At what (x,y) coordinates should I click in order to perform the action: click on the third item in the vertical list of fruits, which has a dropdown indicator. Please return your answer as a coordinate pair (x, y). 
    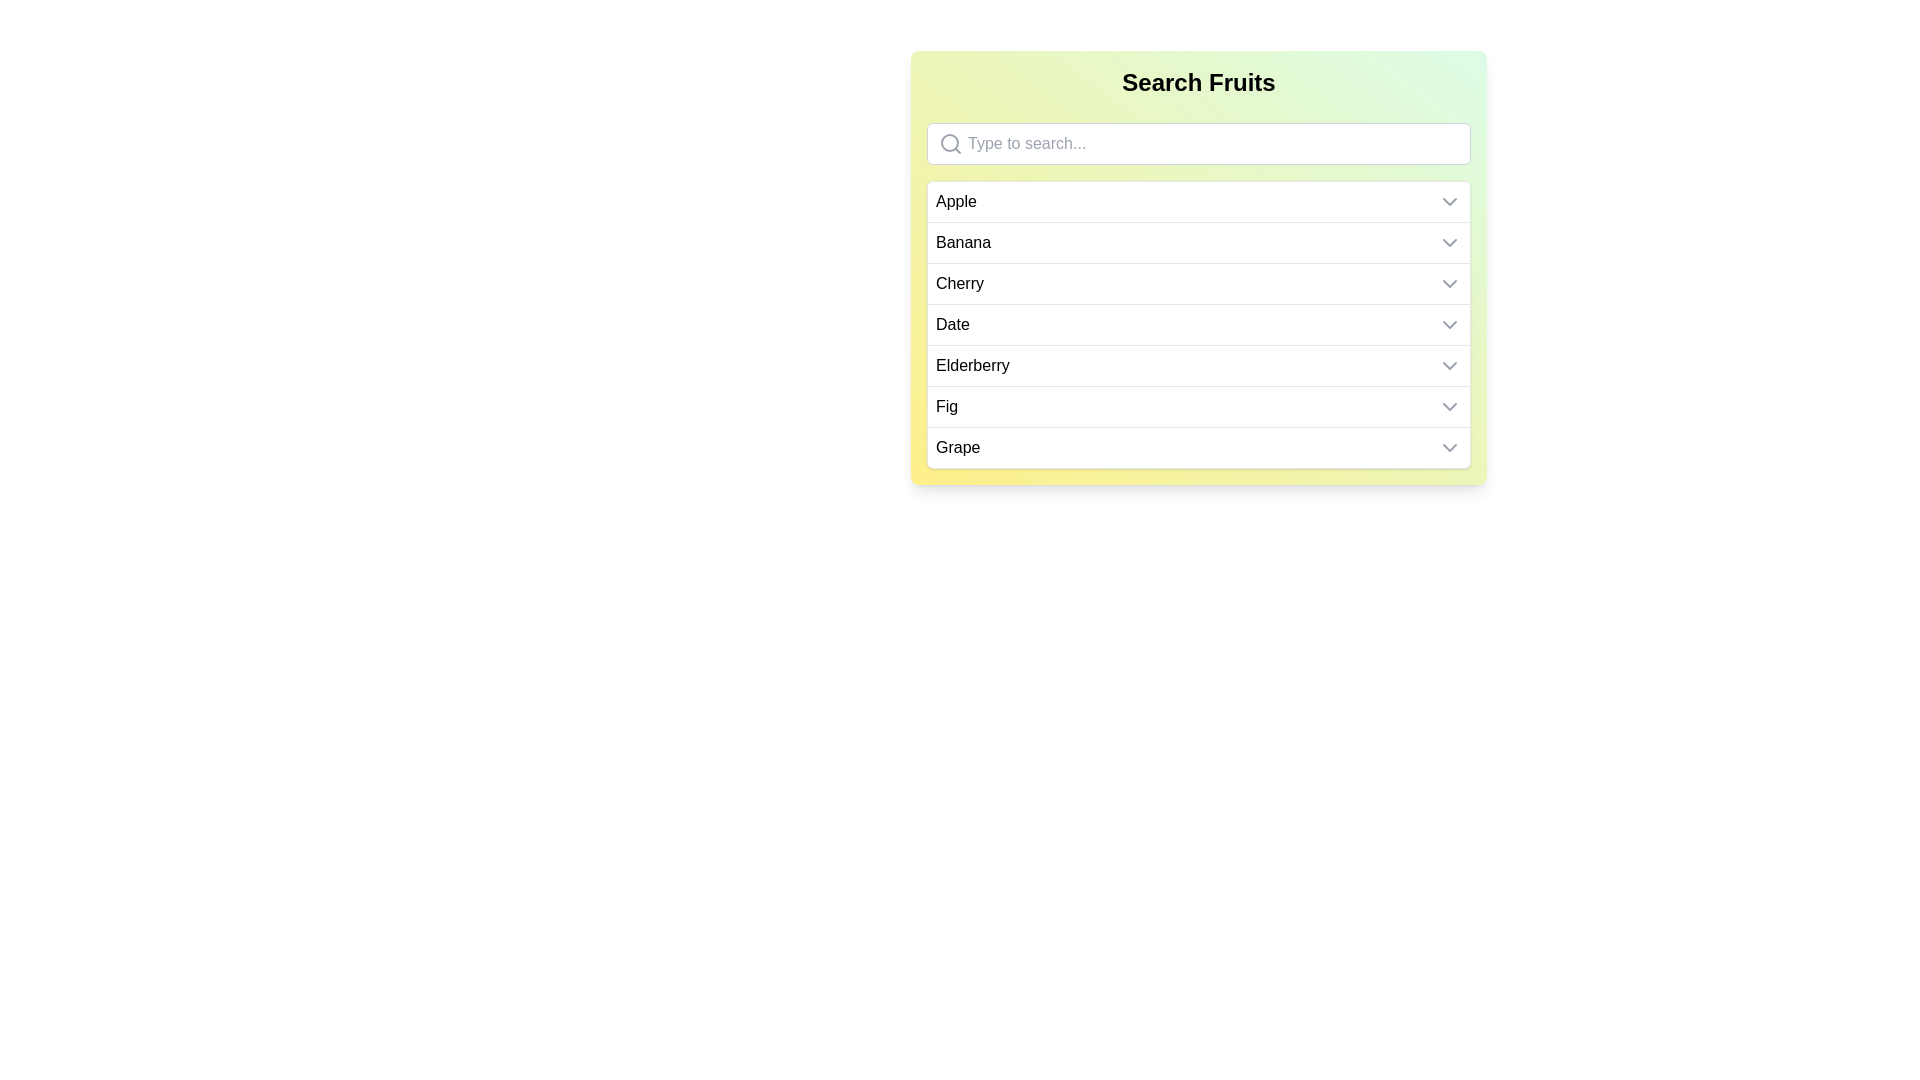
    Looking at the image, I should click on (1199, 284).